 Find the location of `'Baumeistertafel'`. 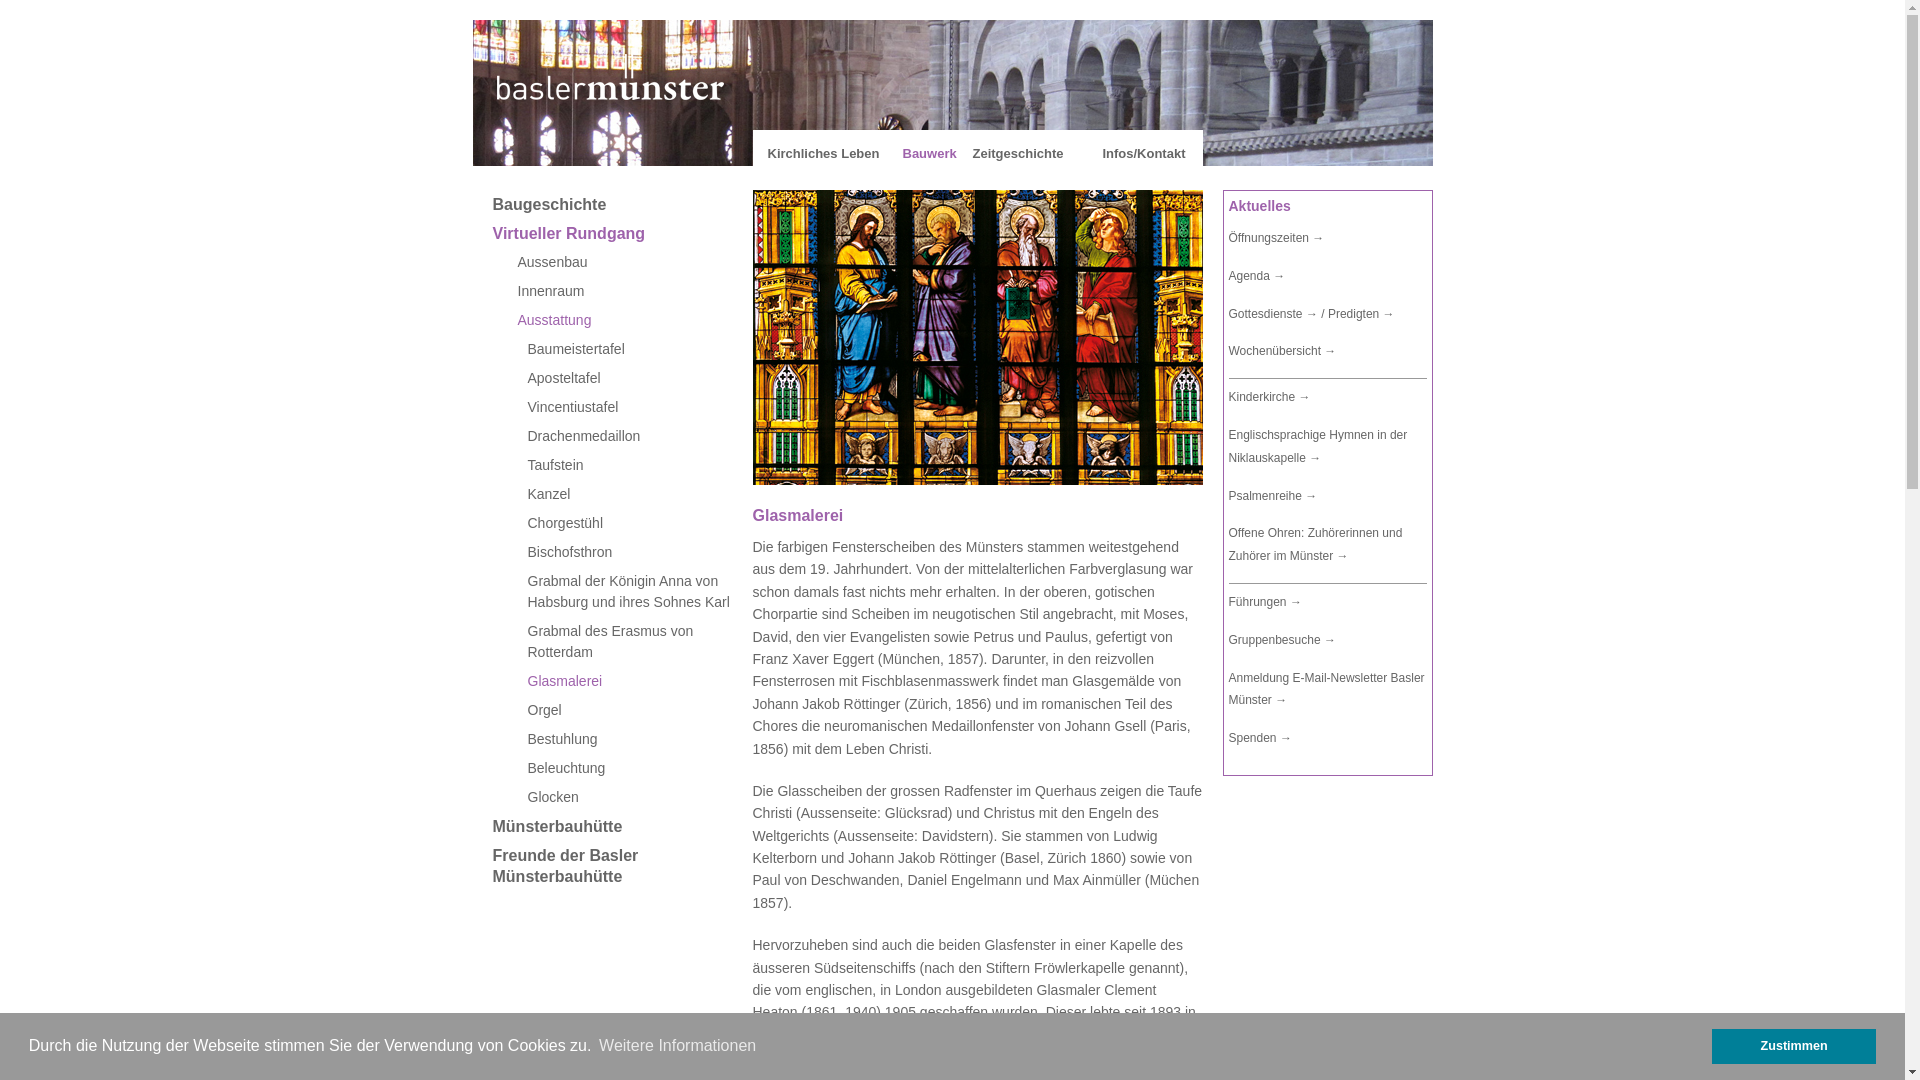

'Baumeistertafel' is located at coordinates (626, 348).